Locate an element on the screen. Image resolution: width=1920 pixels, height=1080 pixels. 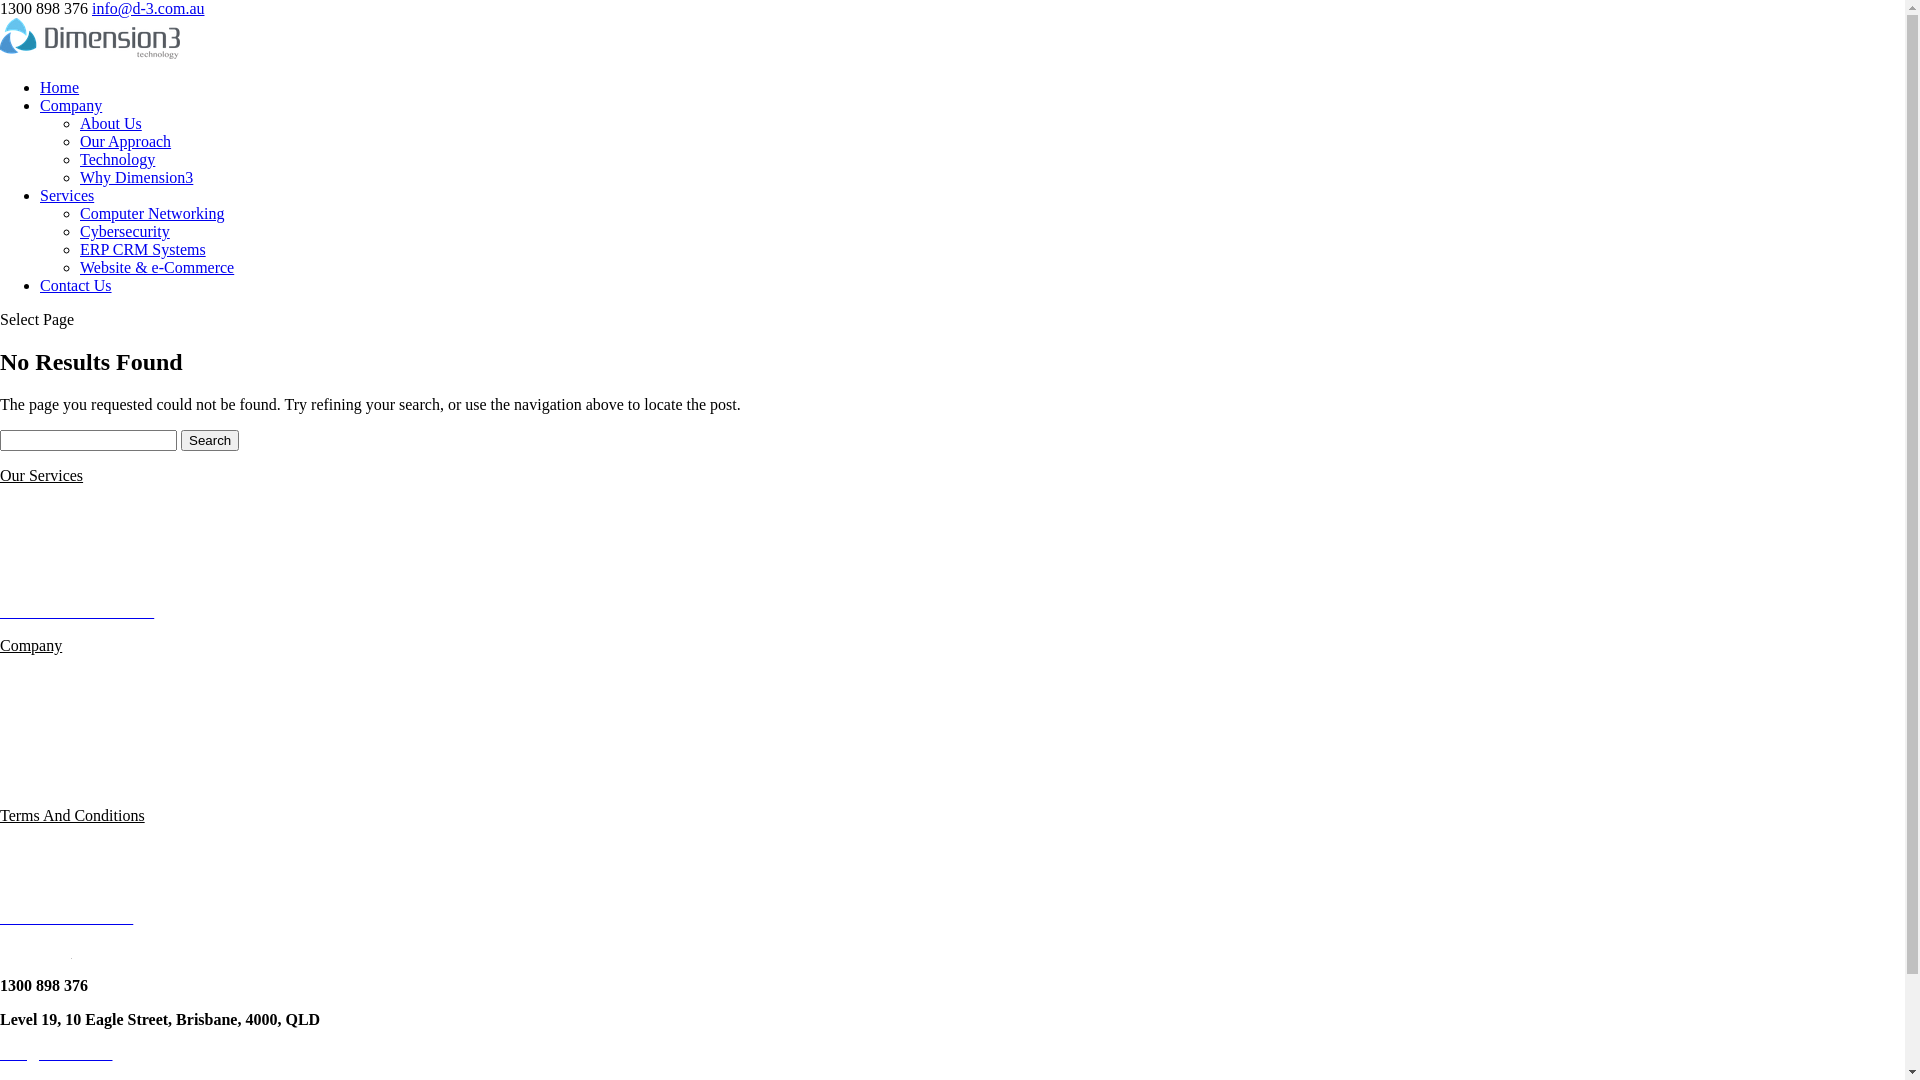
'ERP CRM Systems' is located at coordinates (142, 248).